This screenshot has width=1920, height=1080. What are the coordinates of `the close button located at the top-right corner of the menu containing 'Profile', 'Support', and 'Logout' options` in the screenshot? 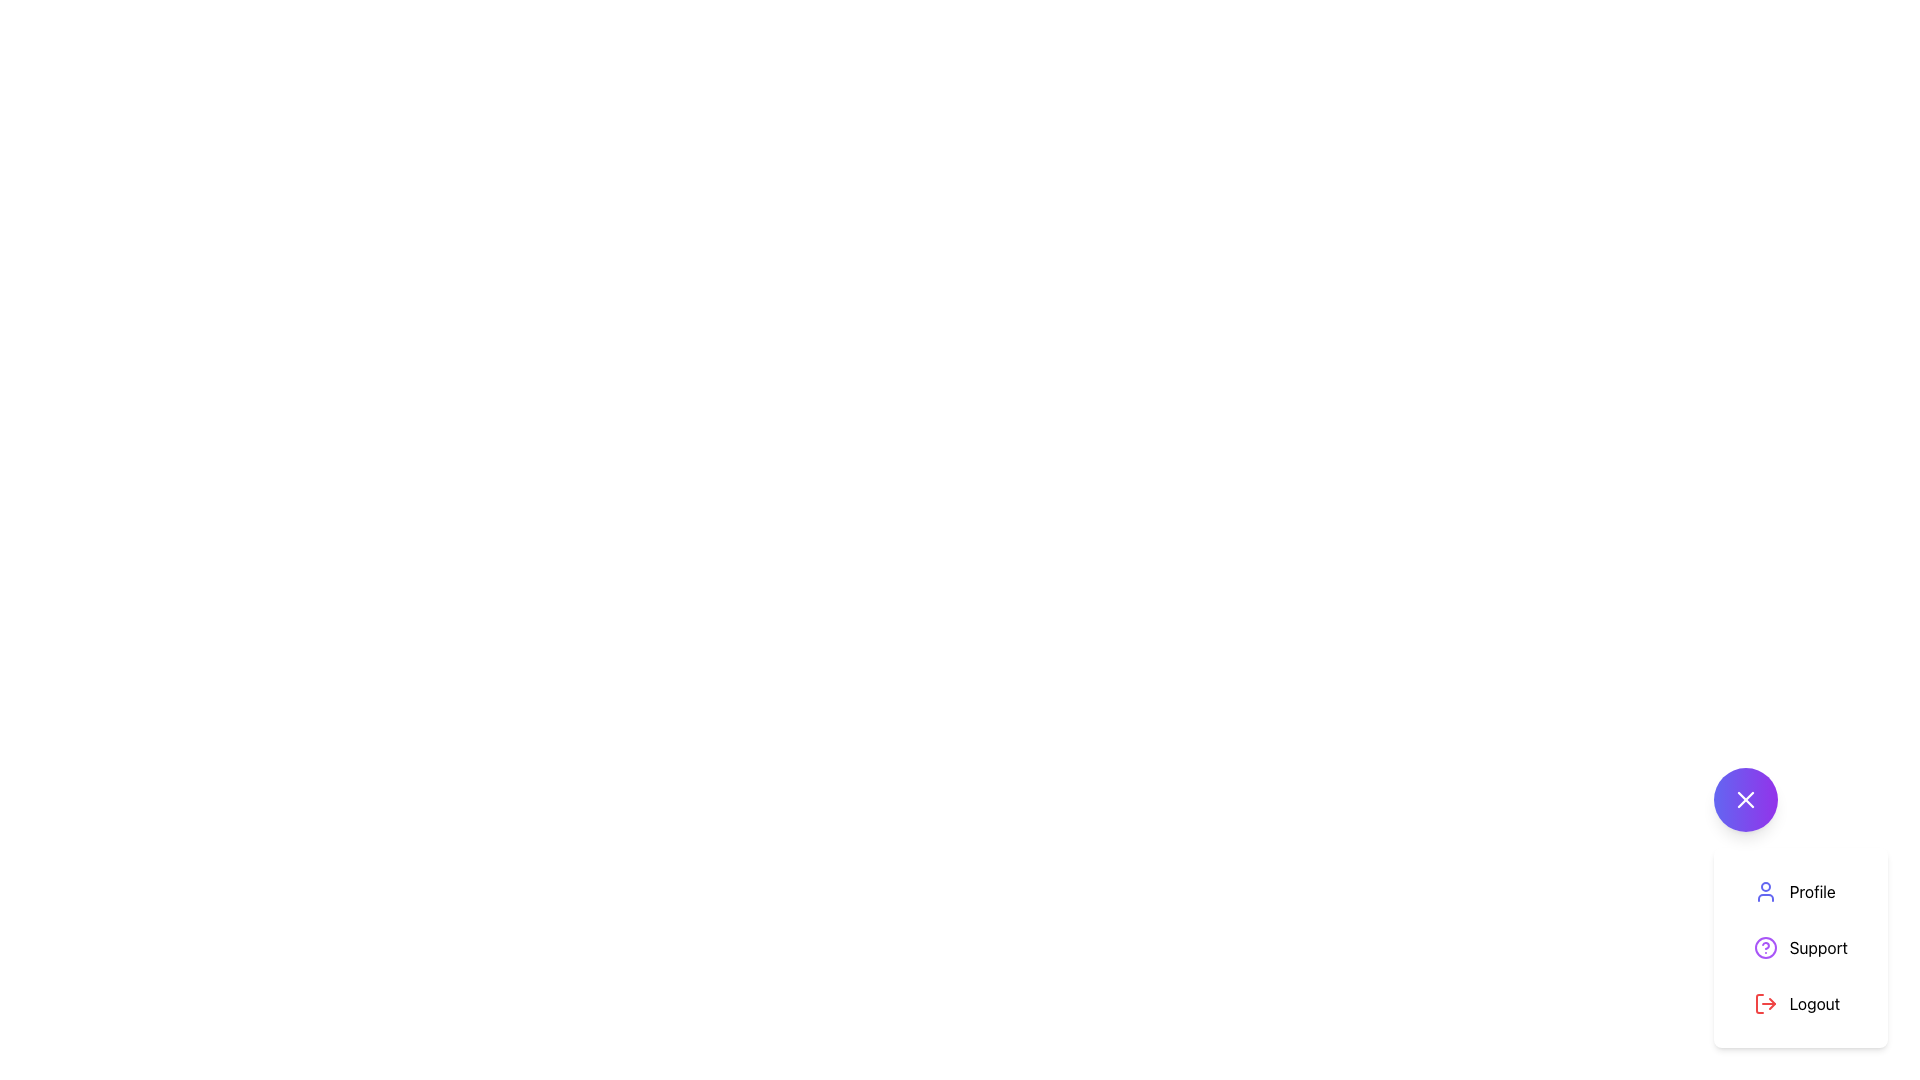 It's located at (1800, 907).